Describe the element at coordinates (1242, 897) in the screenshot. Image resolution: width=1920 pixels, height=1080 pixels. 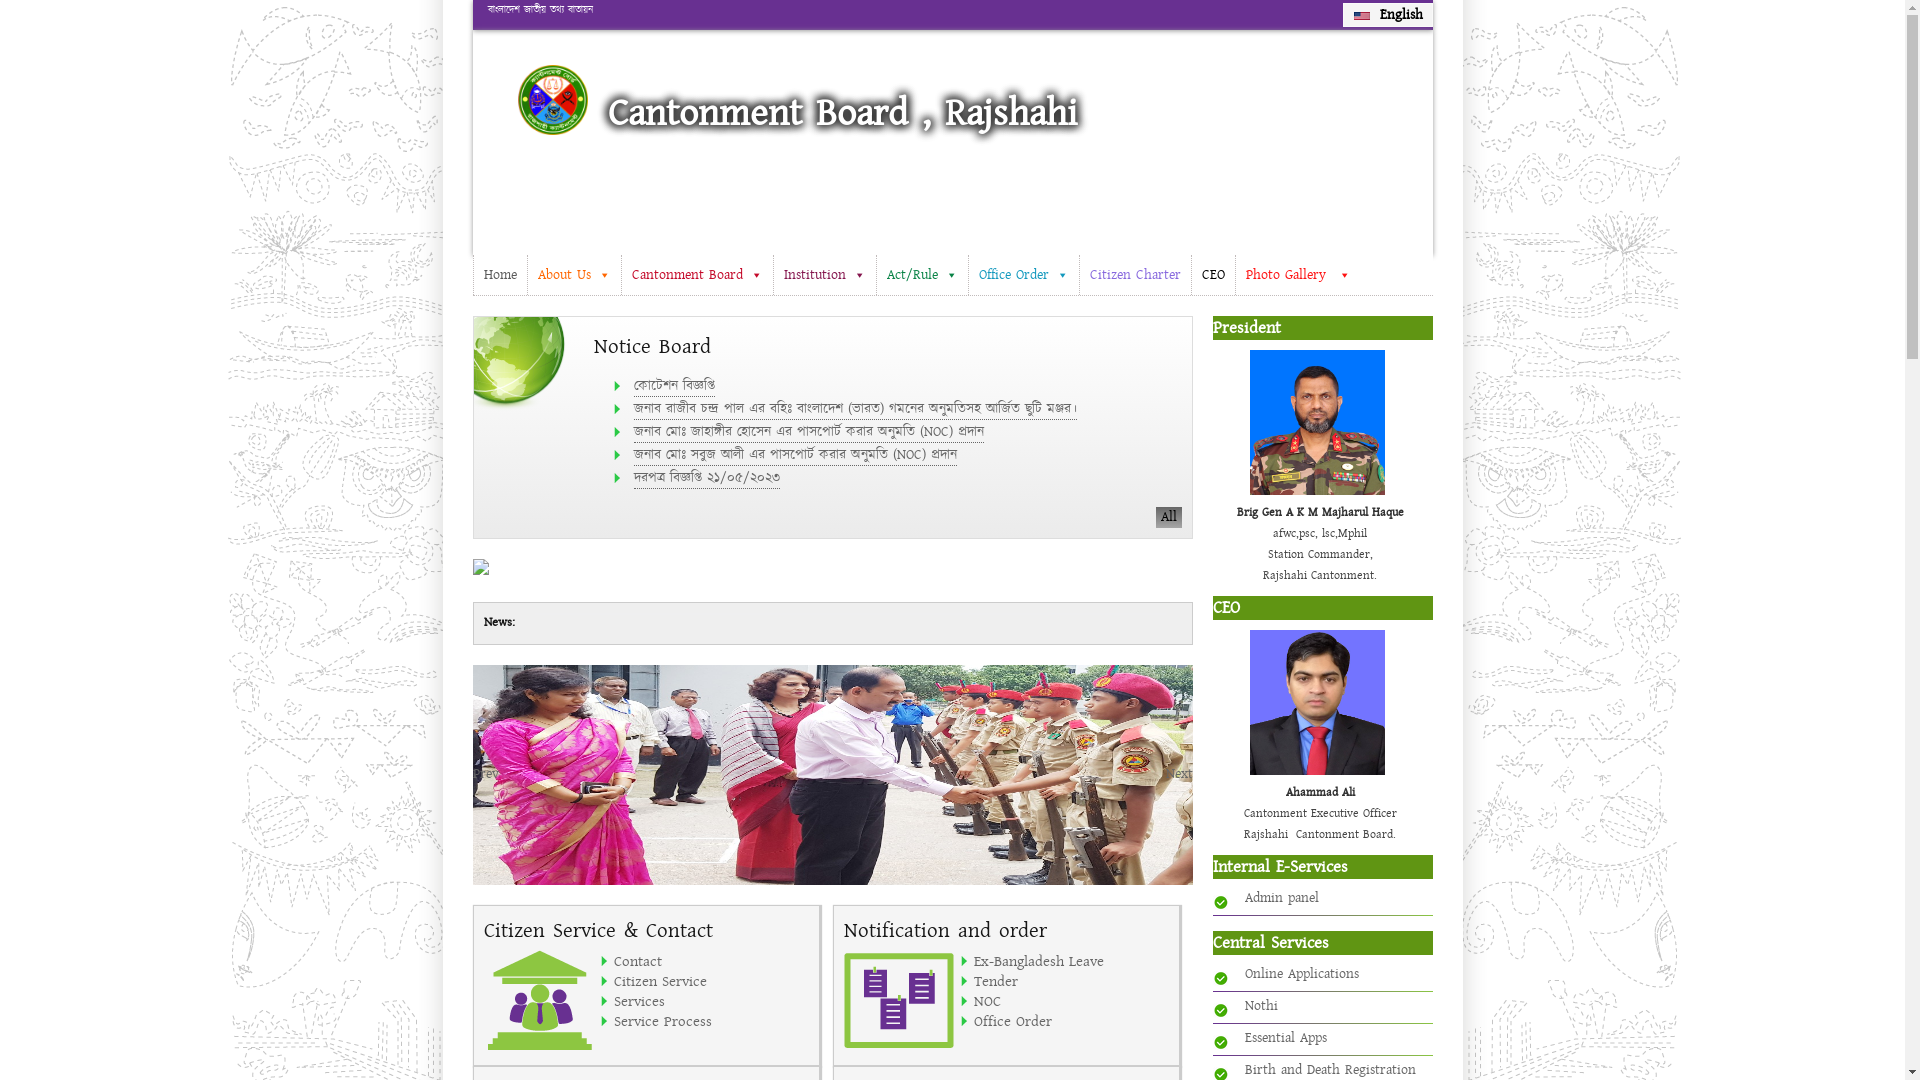
I see `'Admin panel'` at that location.